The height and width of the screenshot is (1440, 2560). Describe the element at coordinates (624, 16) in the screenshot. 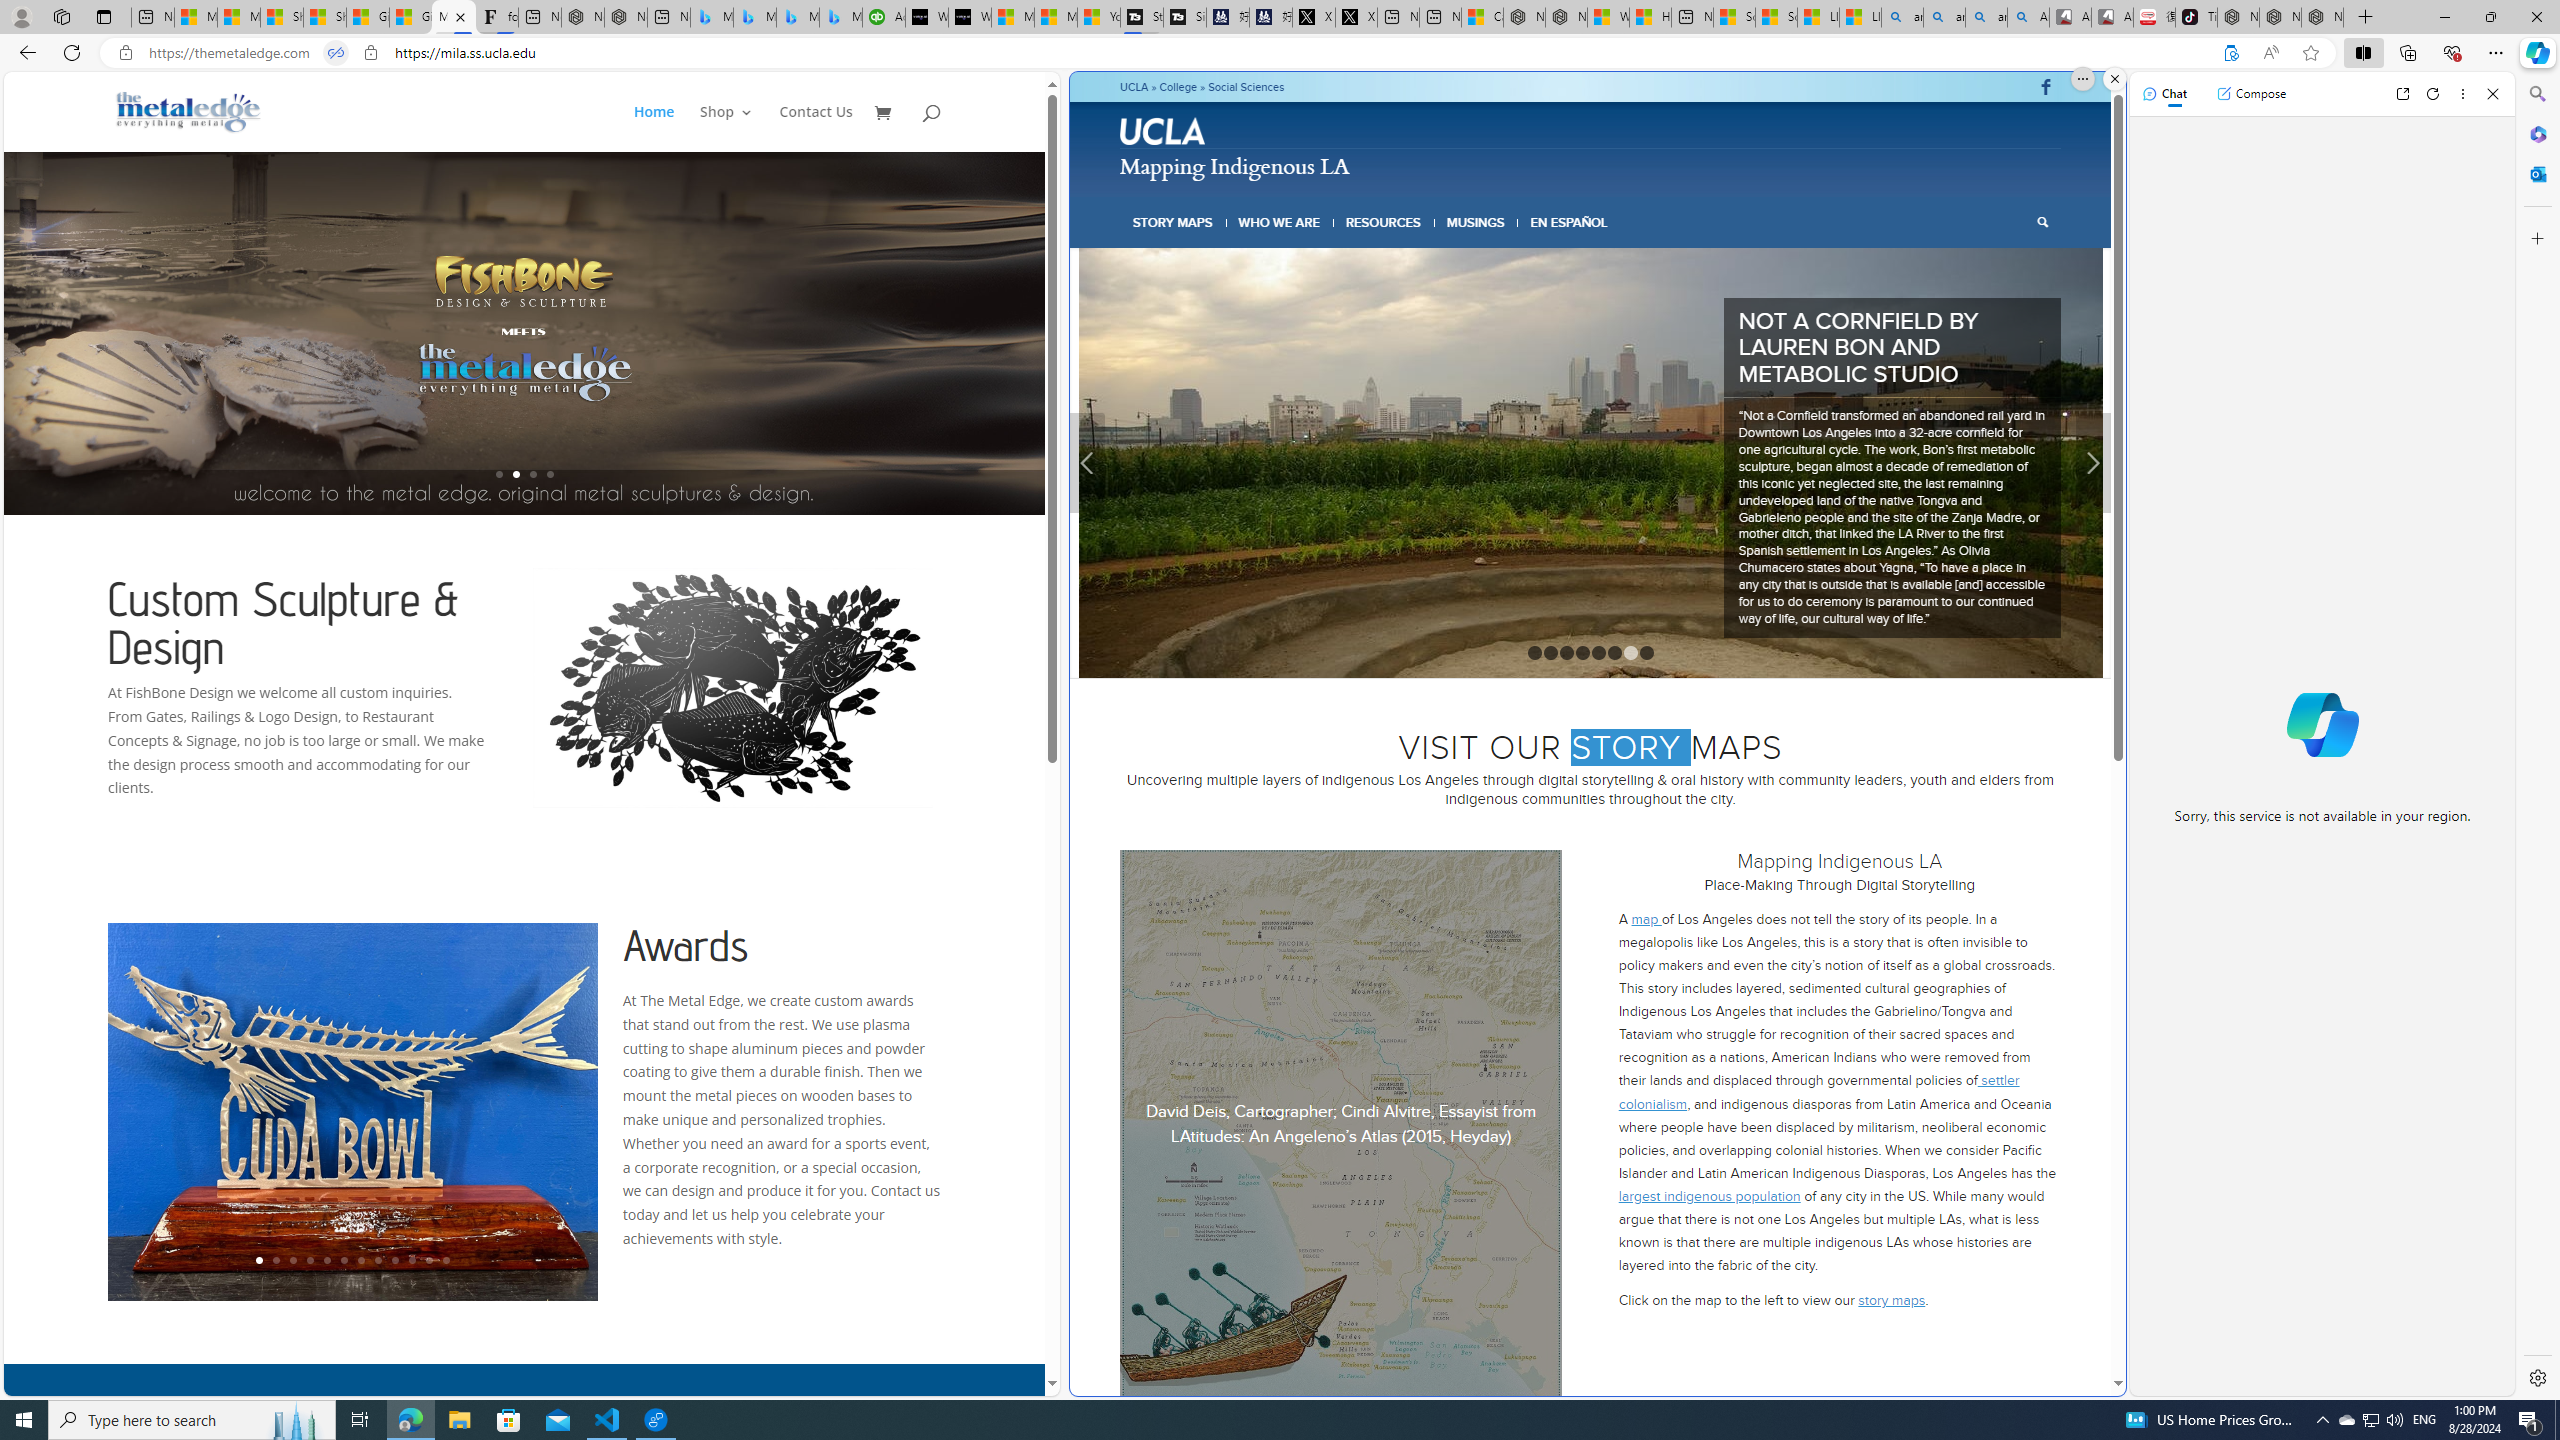

I see `'Nordace - #1 Japanese Best-Seller - Siena Smart Backpack'` at that location.